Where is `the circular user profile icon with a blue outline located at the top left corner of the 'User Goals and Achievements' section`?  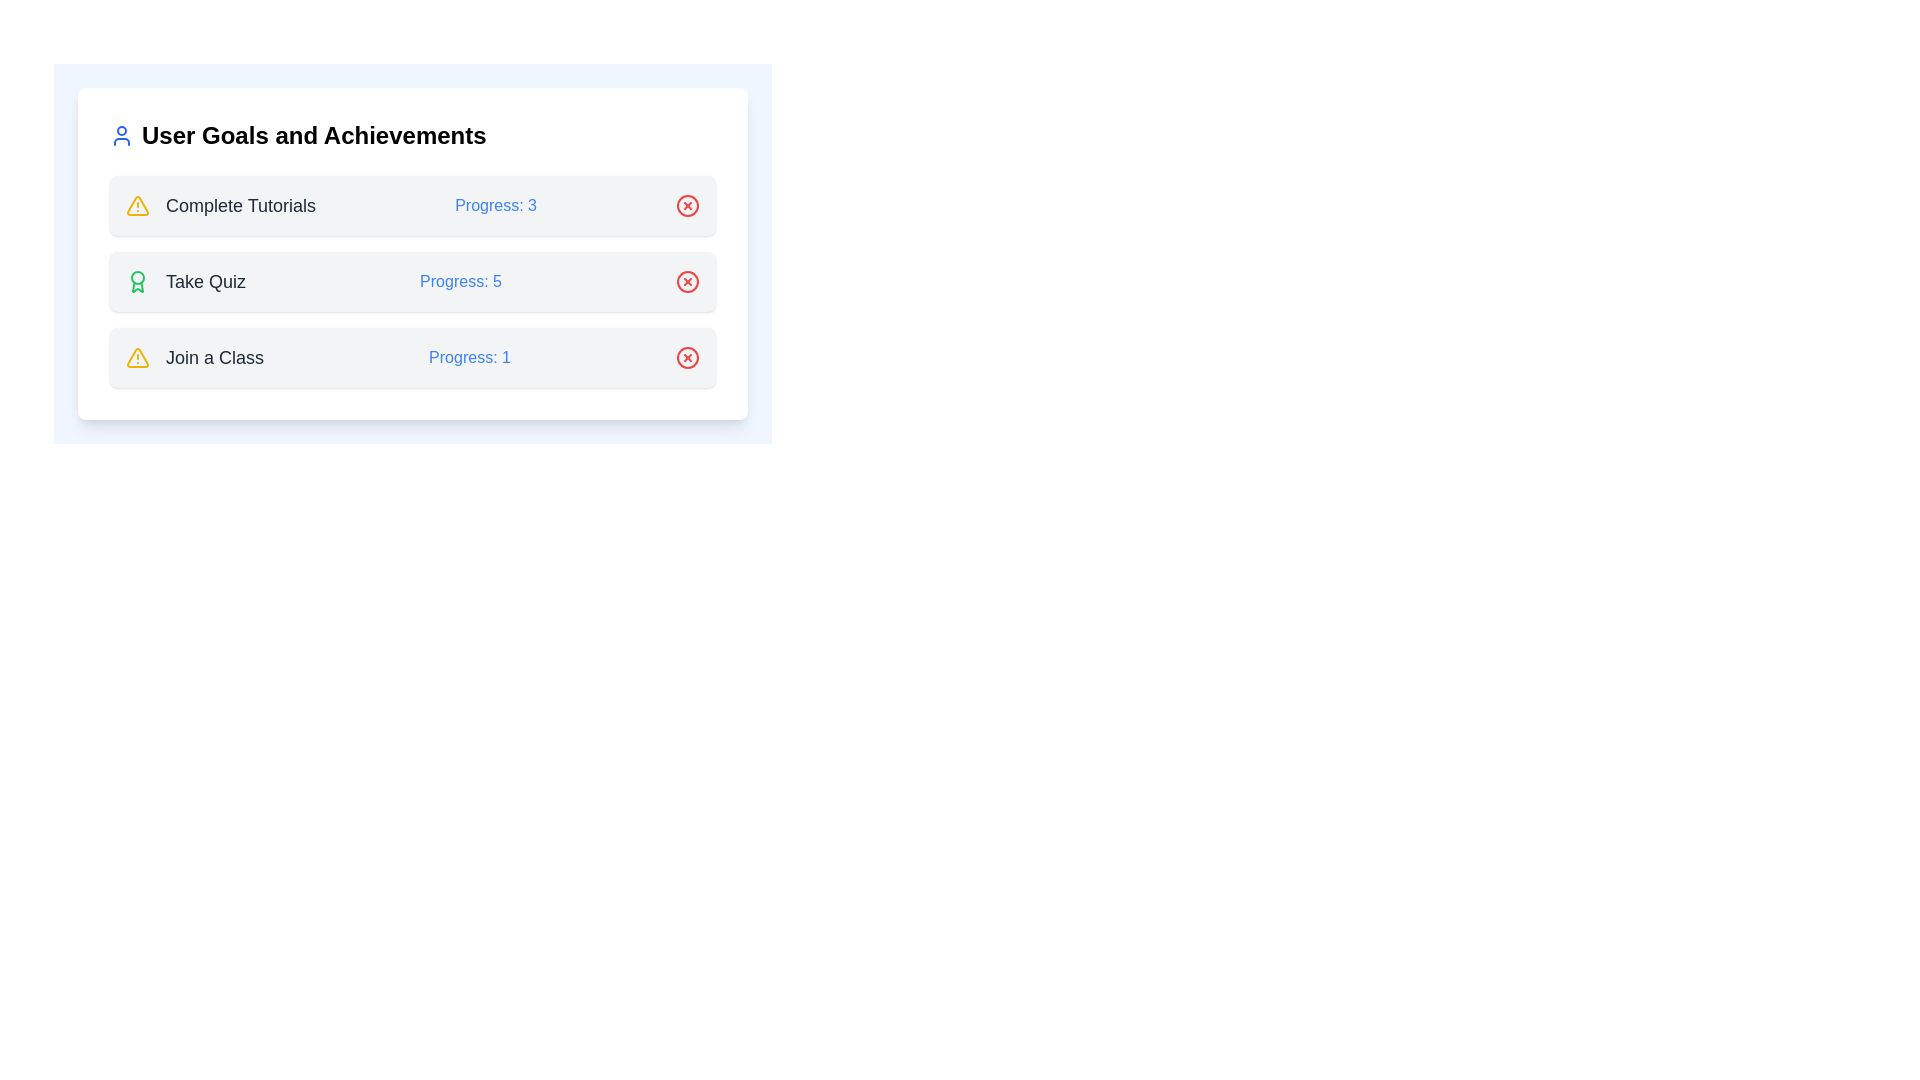
the circular user profile icon with a blue outline located at the top left corner of the 'User Goals and Achievements' section is located at coordinates (120, 135).